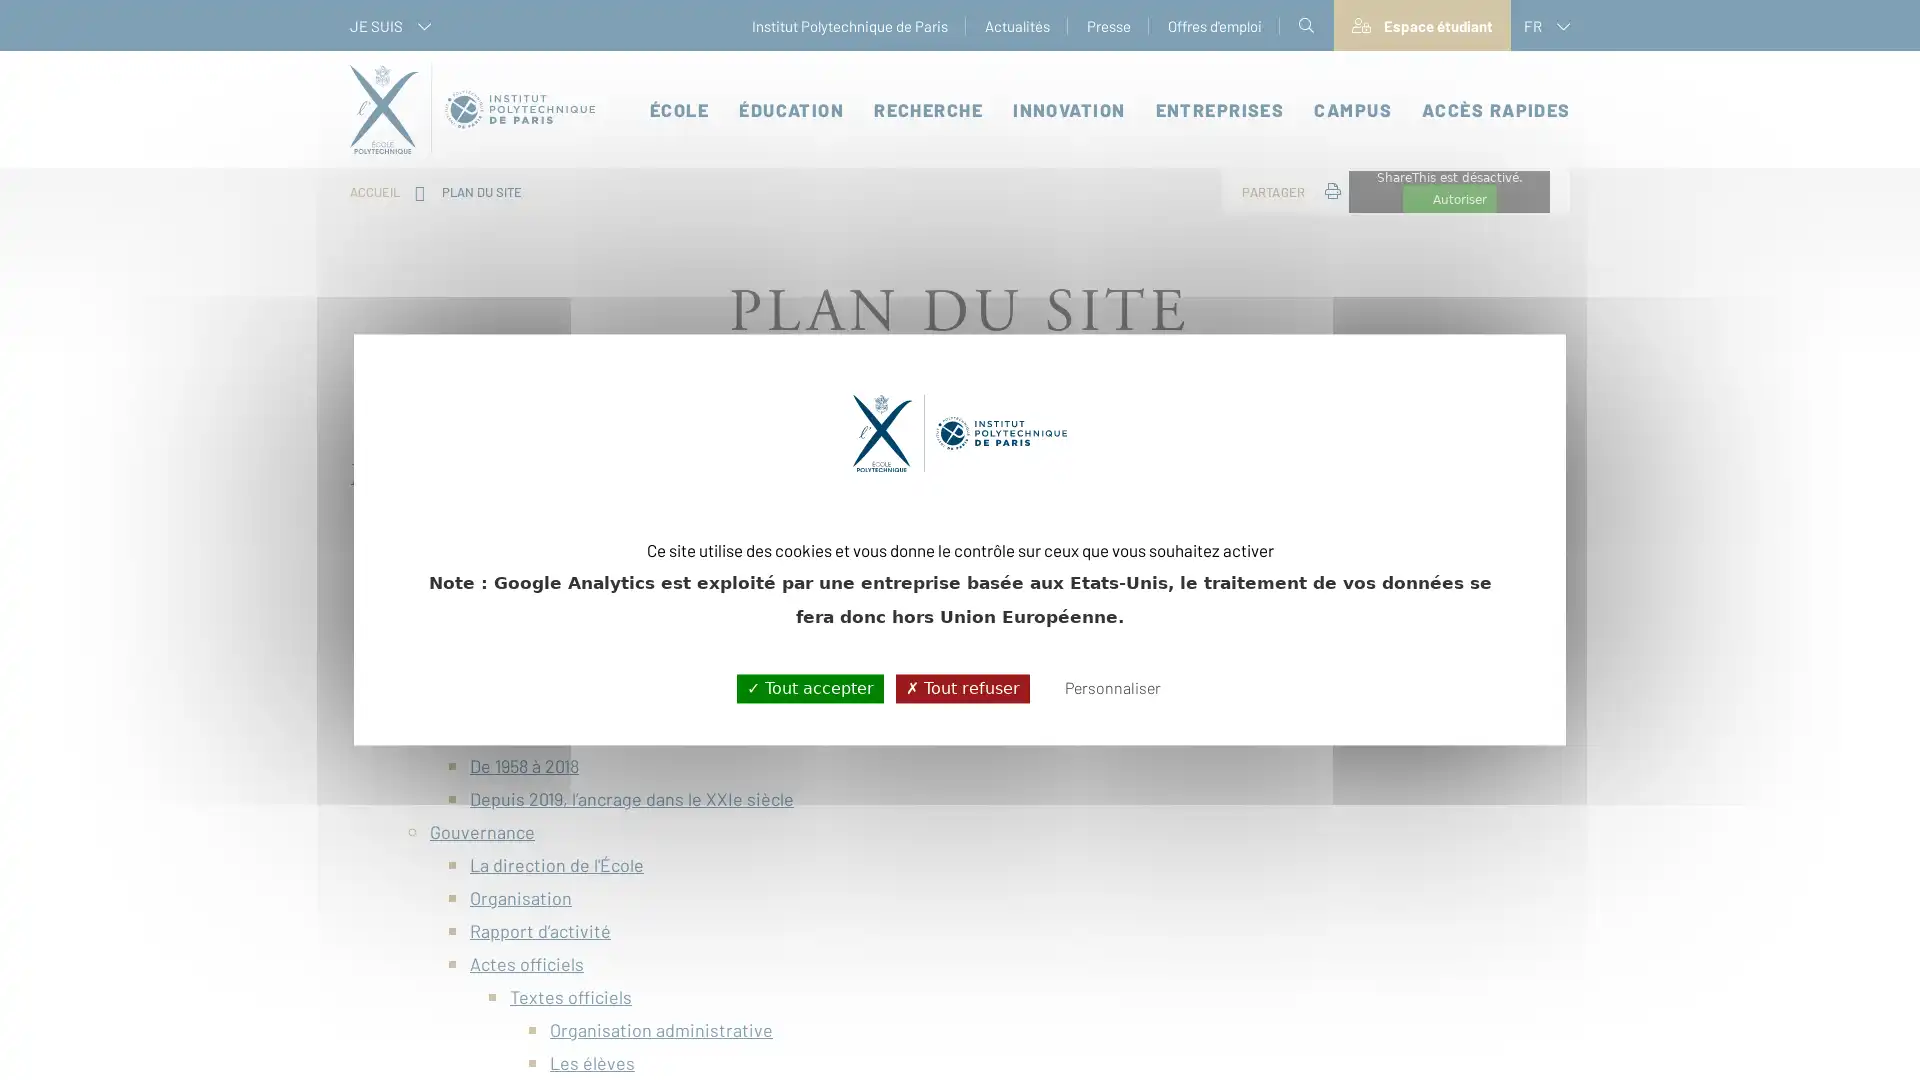 The width and height of the screenshot is (1920, 1080). What do you see at coordinates (1449, 199) in the screenshot?
I see `Autoriser` at bounding box center [1449, 199].